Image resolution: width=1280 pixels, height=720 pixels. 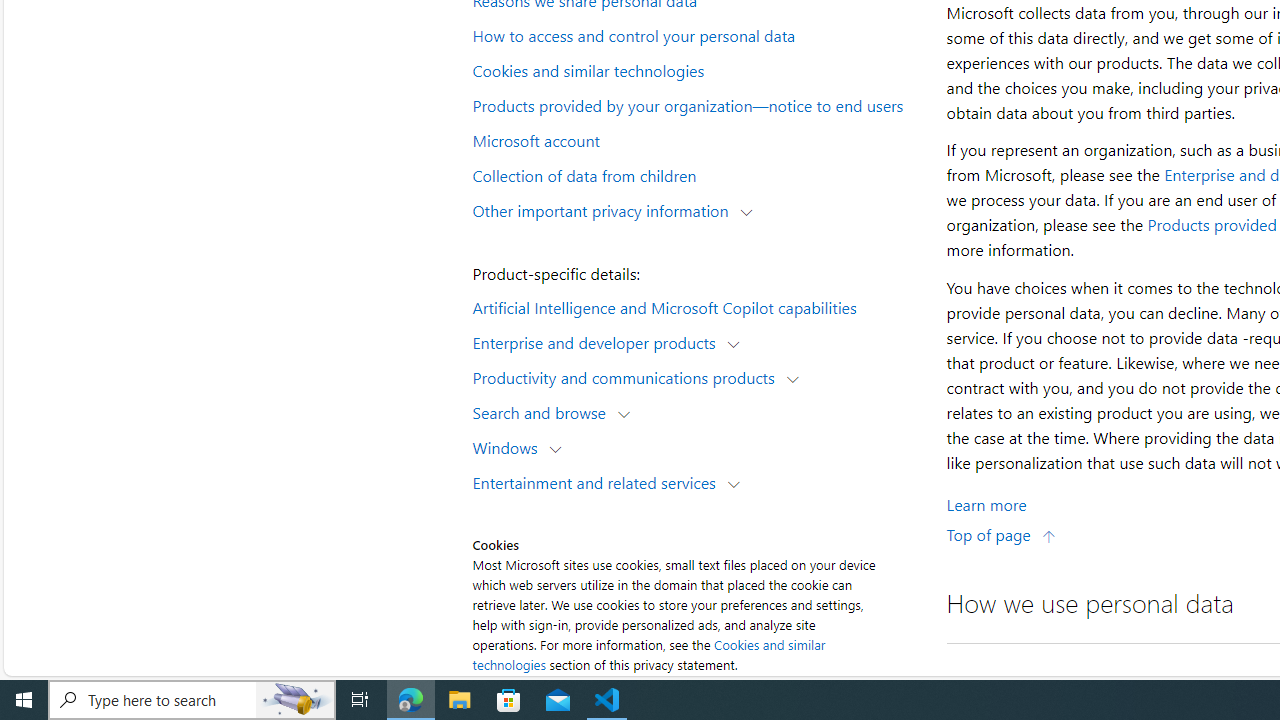 I want to click on 'Other important privacy information', so click(x=604, y=209).